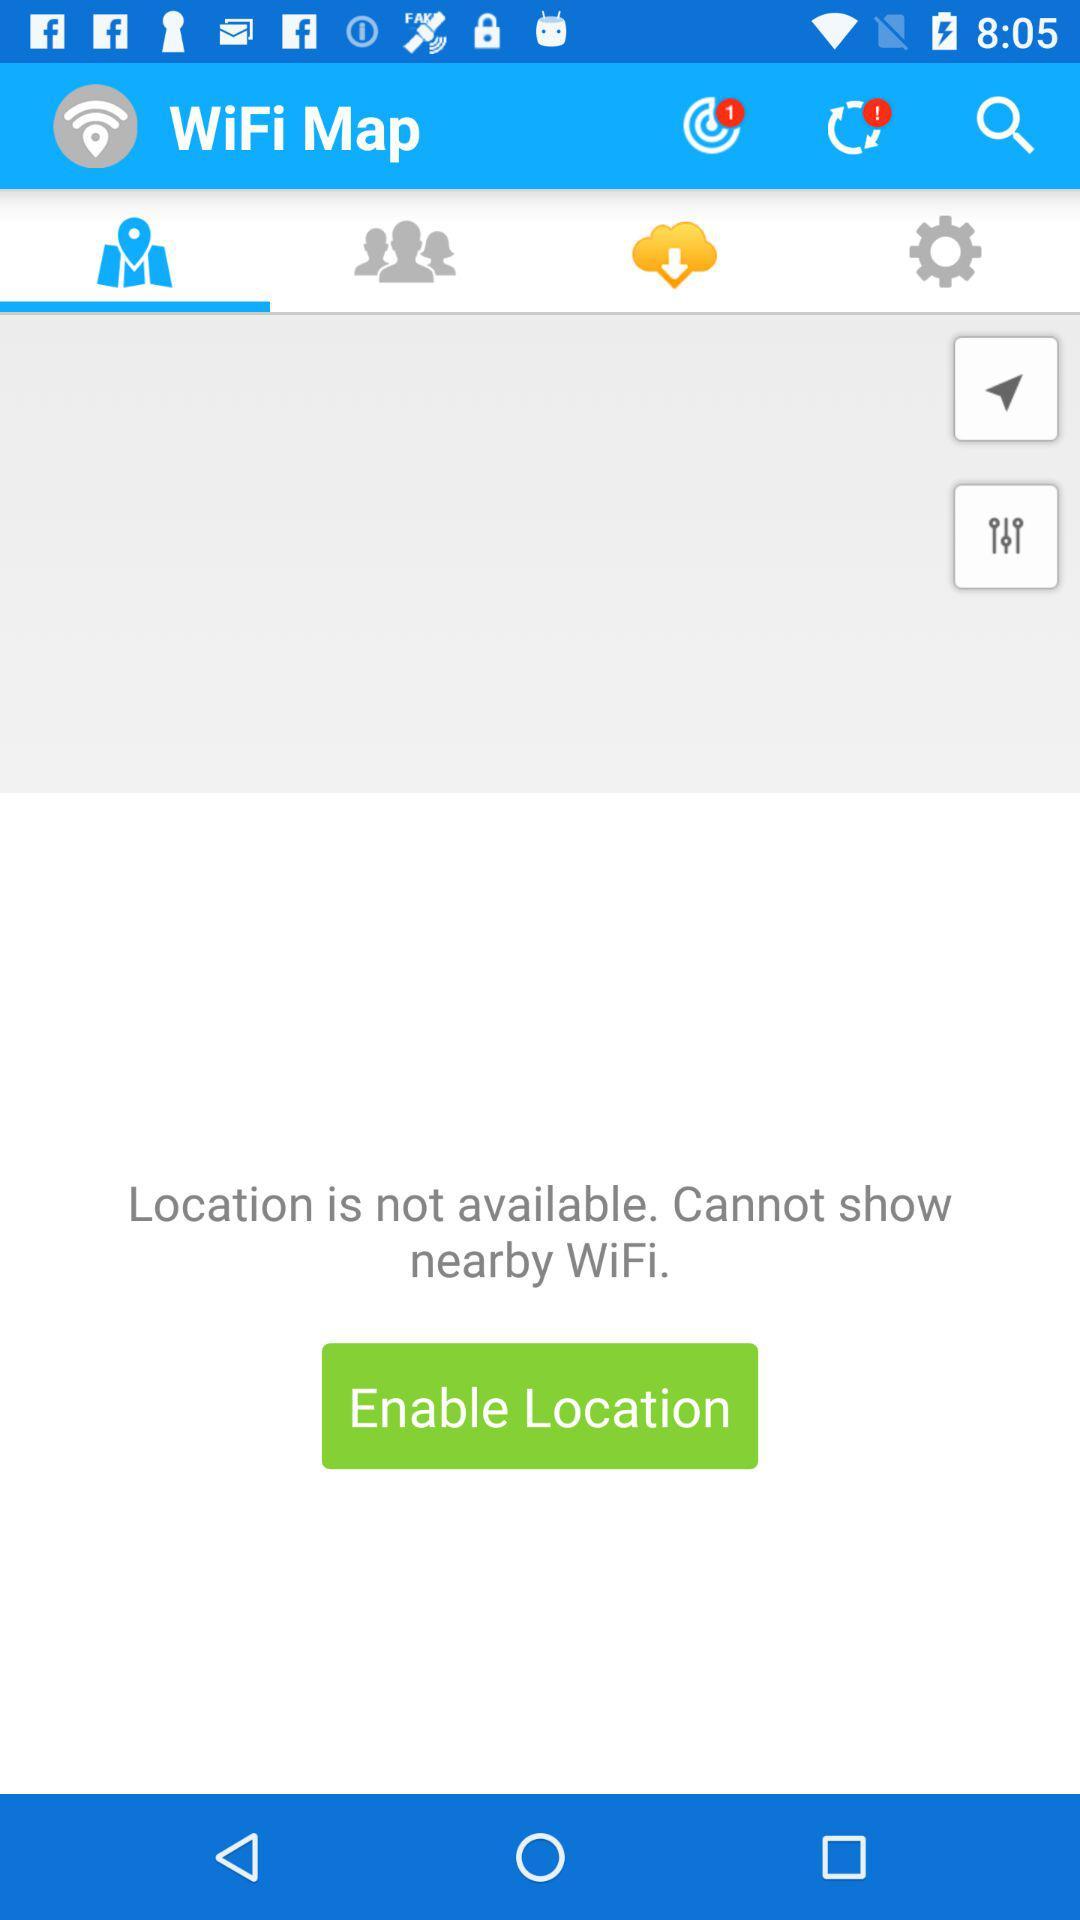 Image resolution: width=1080 pixels, height=1920 pixels. Describe the element at coordinates (1006, 536) in the screenshot. I see `filter selection` at that location.